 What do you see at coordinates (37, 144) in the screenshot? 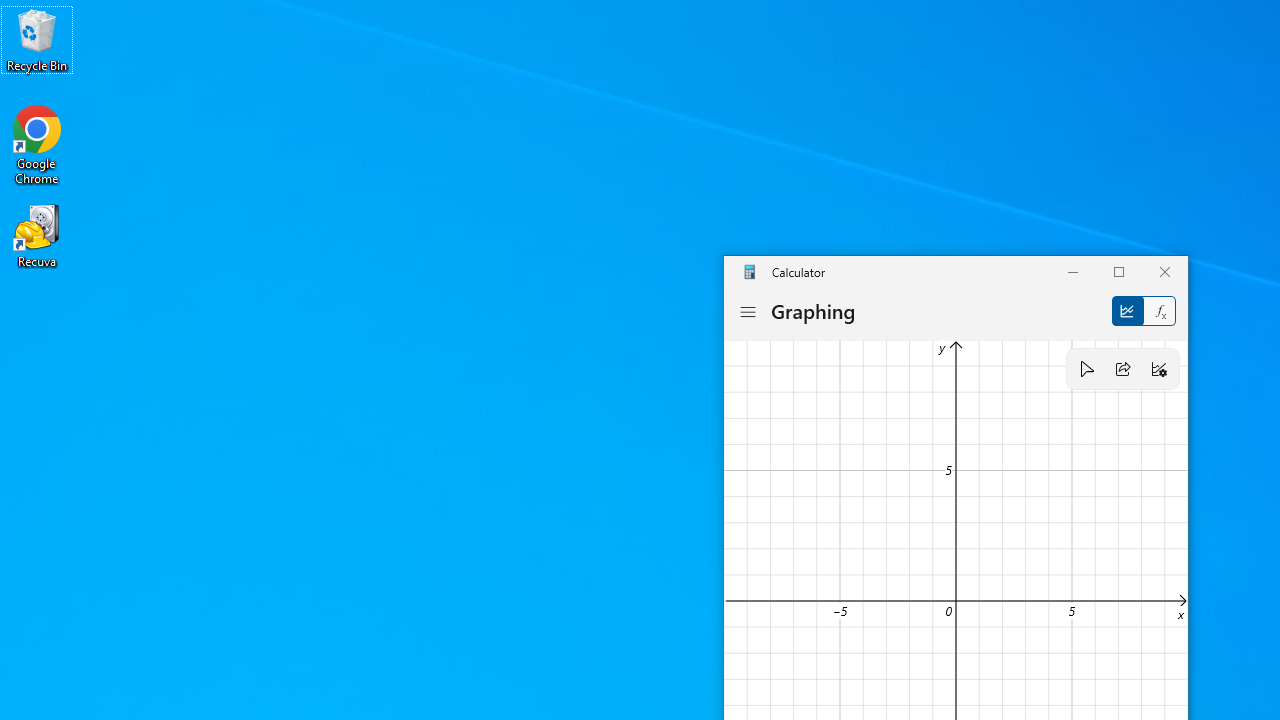
I see `'Google Chrome'` at bounding box center [37, 144].